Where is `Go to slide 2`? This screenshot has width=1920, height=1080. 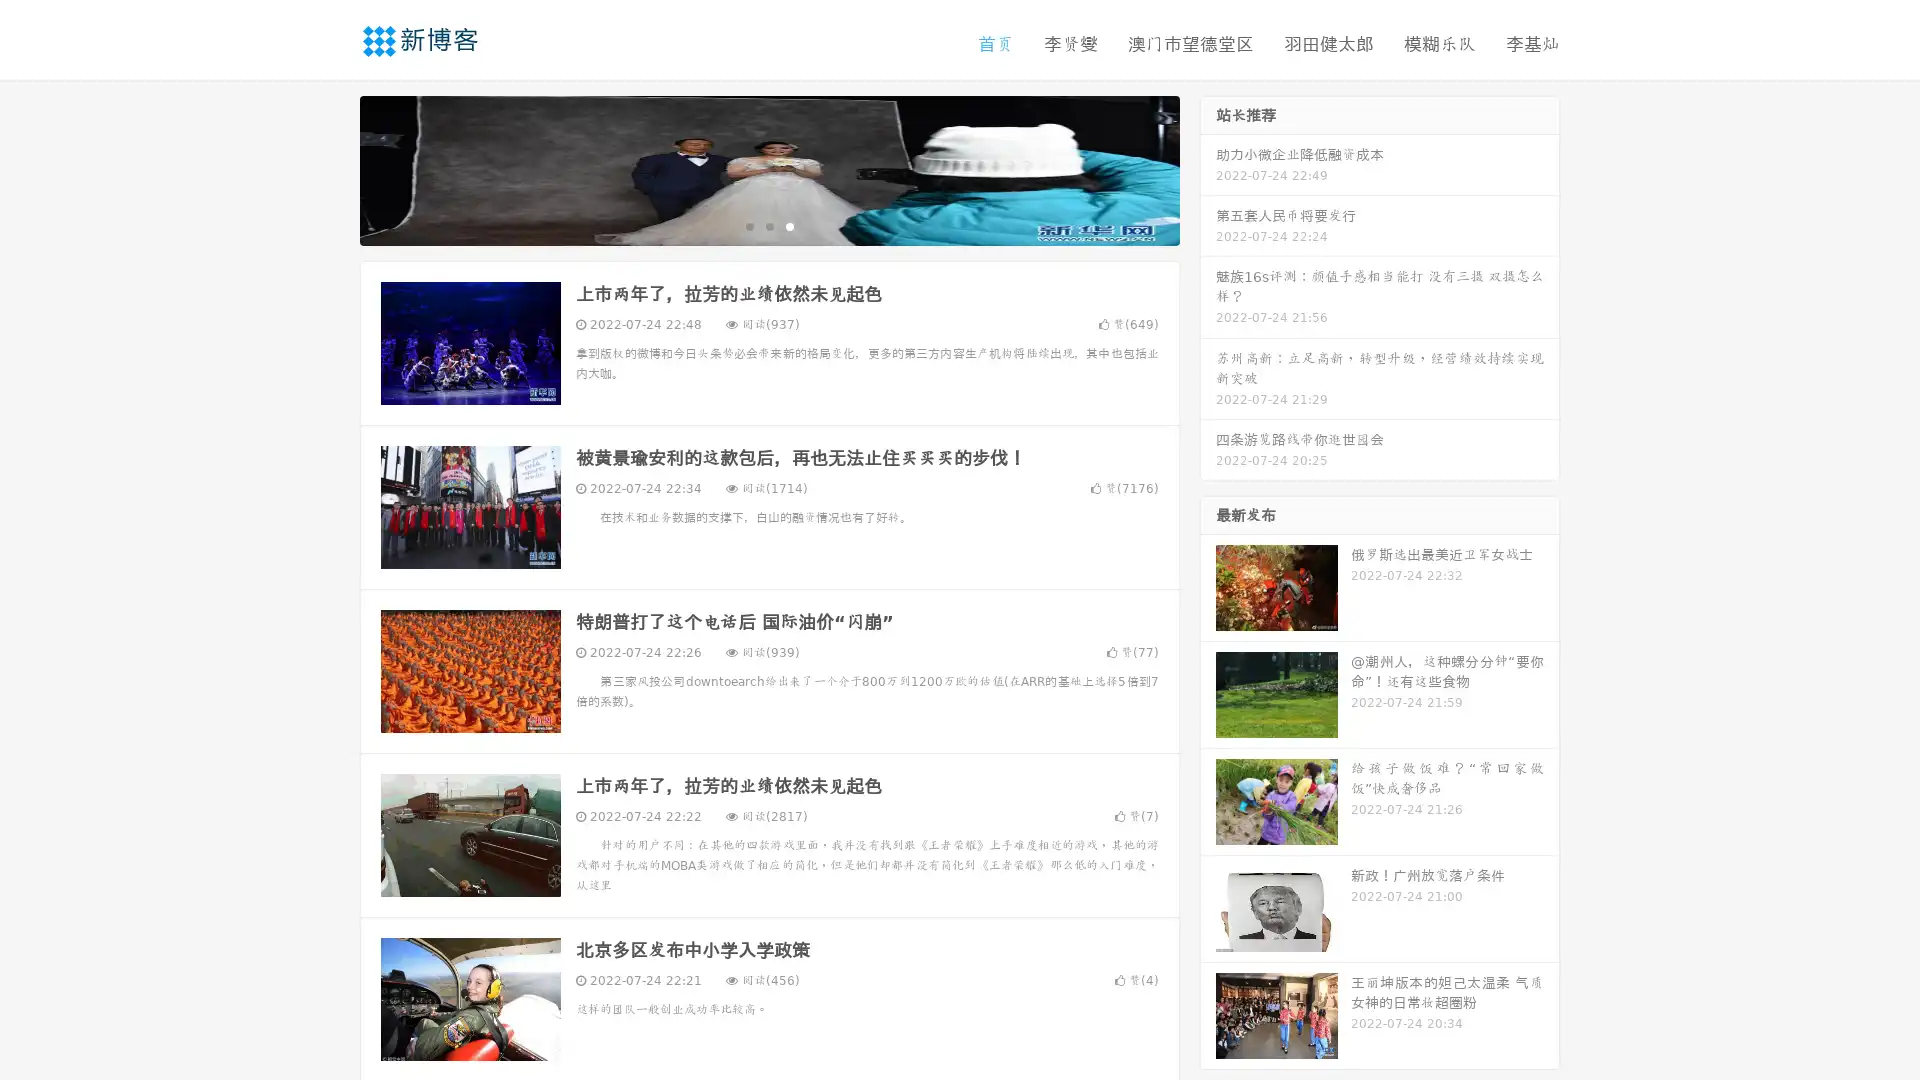 Go to slide 2 is located at coordinates (768, 225).